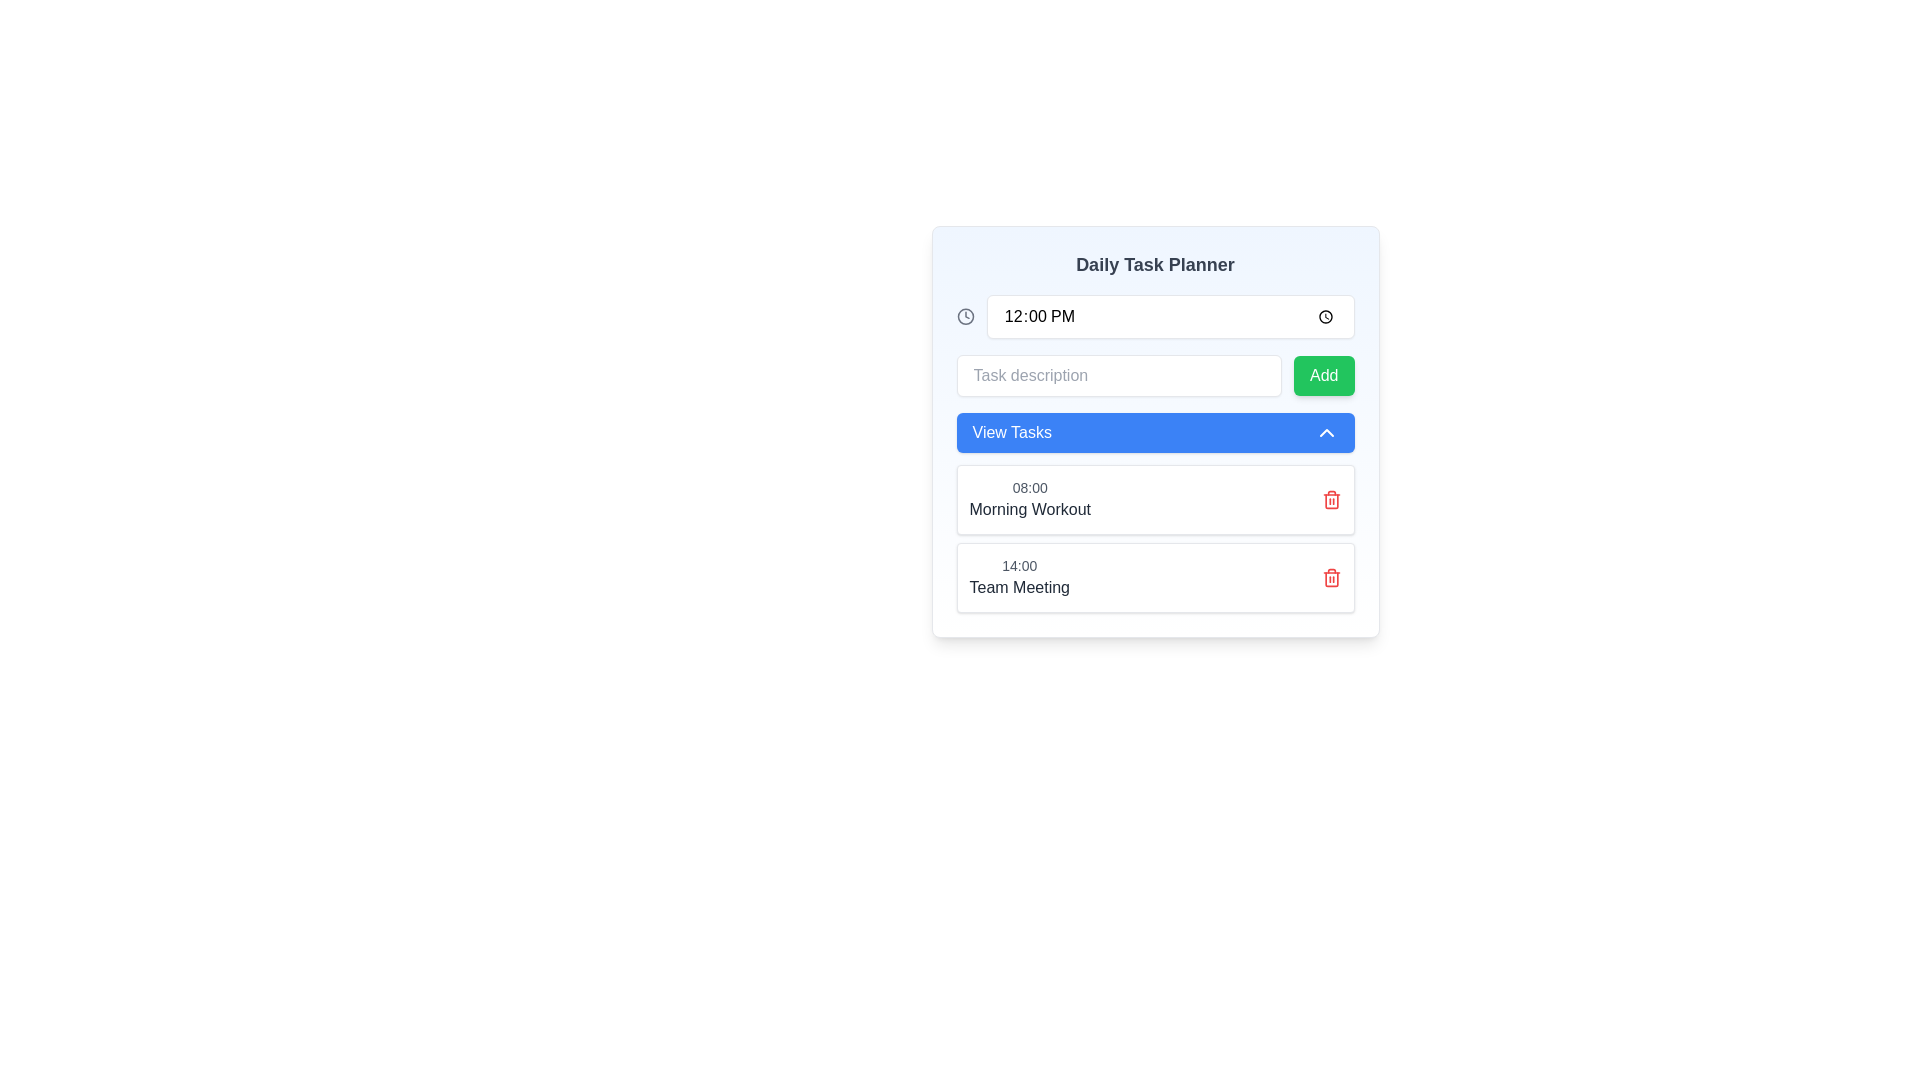  I want to click on the button in the 'Daily Task Planner' card interface, so click(1155, 431).